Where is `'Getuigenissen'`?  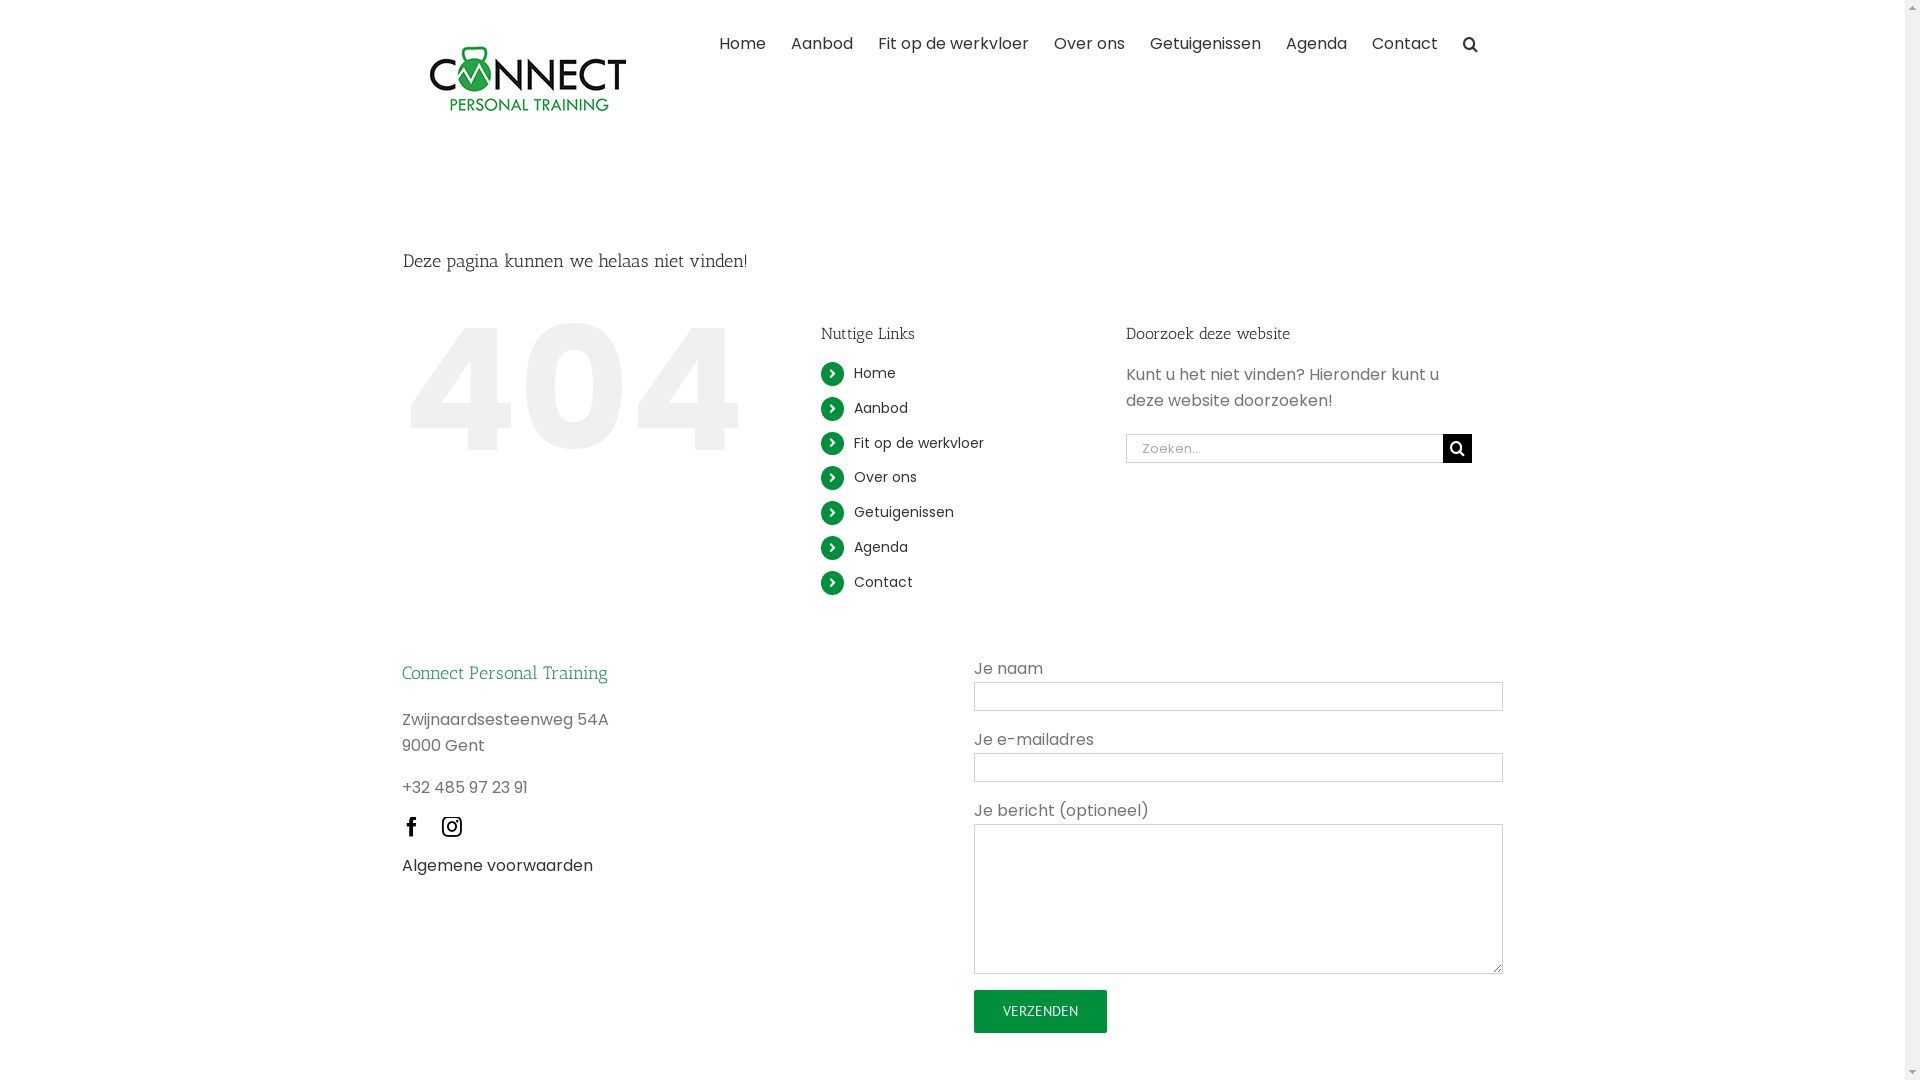
'Getuigenissen' is located at coordinates (902, 511).